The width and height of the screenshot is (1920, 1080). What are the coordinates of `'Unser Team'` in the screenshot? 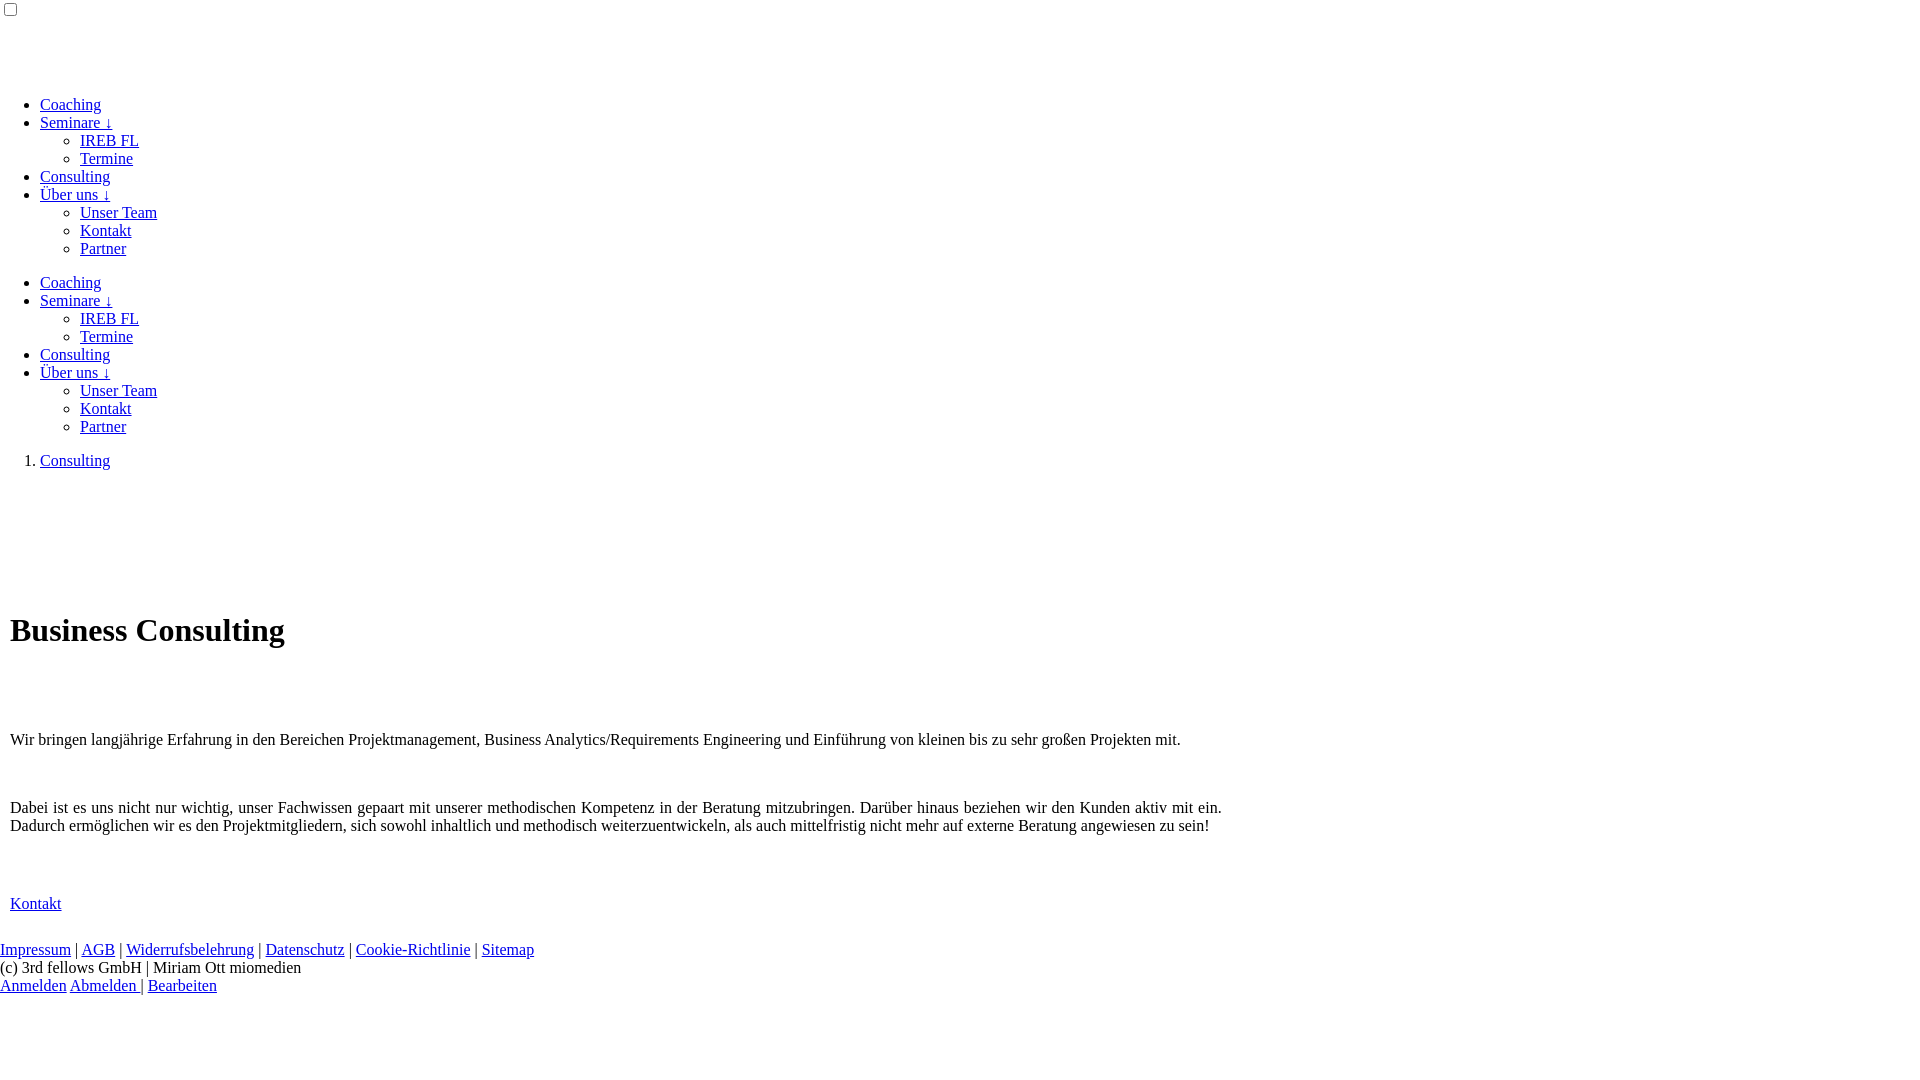 It's located at (117, 390).